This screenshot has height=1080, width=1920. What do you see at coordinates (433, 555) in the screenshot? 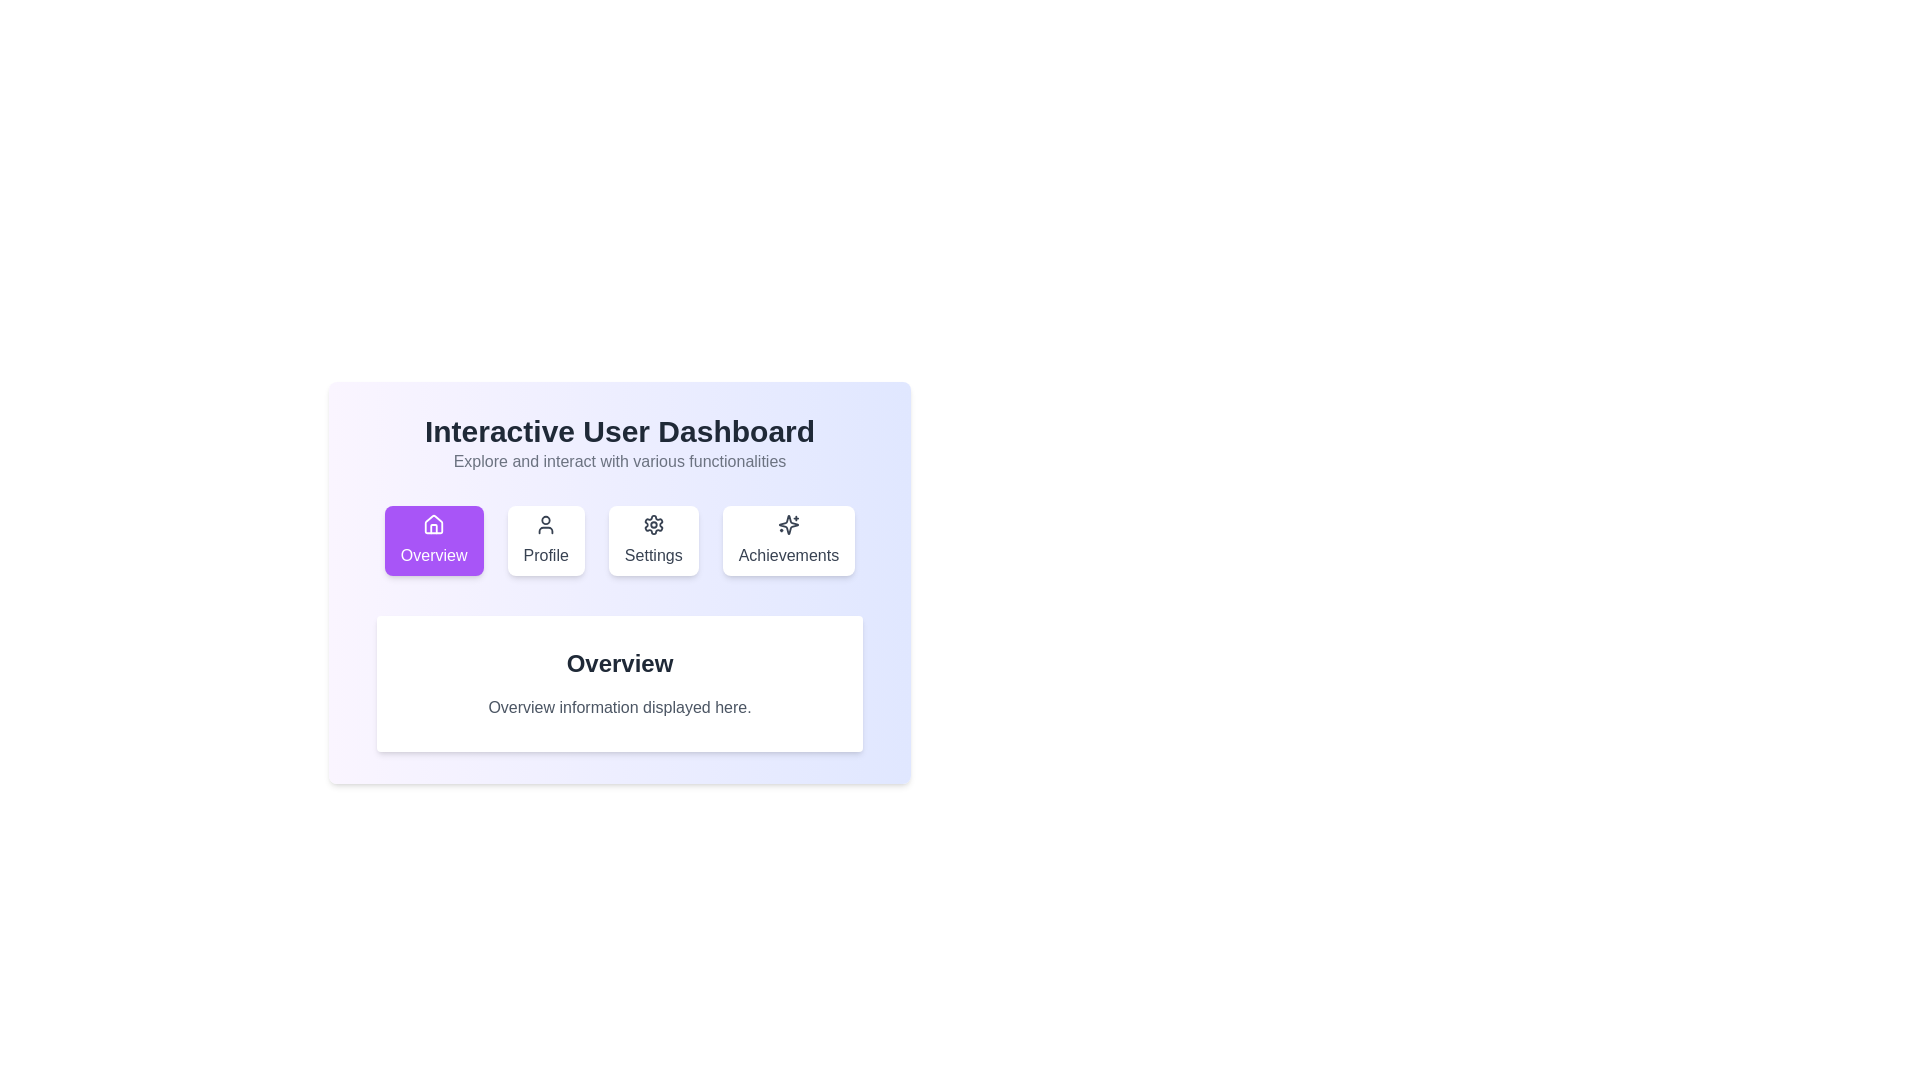
I see `the 'Overview' button, which is a text label in white font on a purple rectangular background` at bounding box center [433, 555].